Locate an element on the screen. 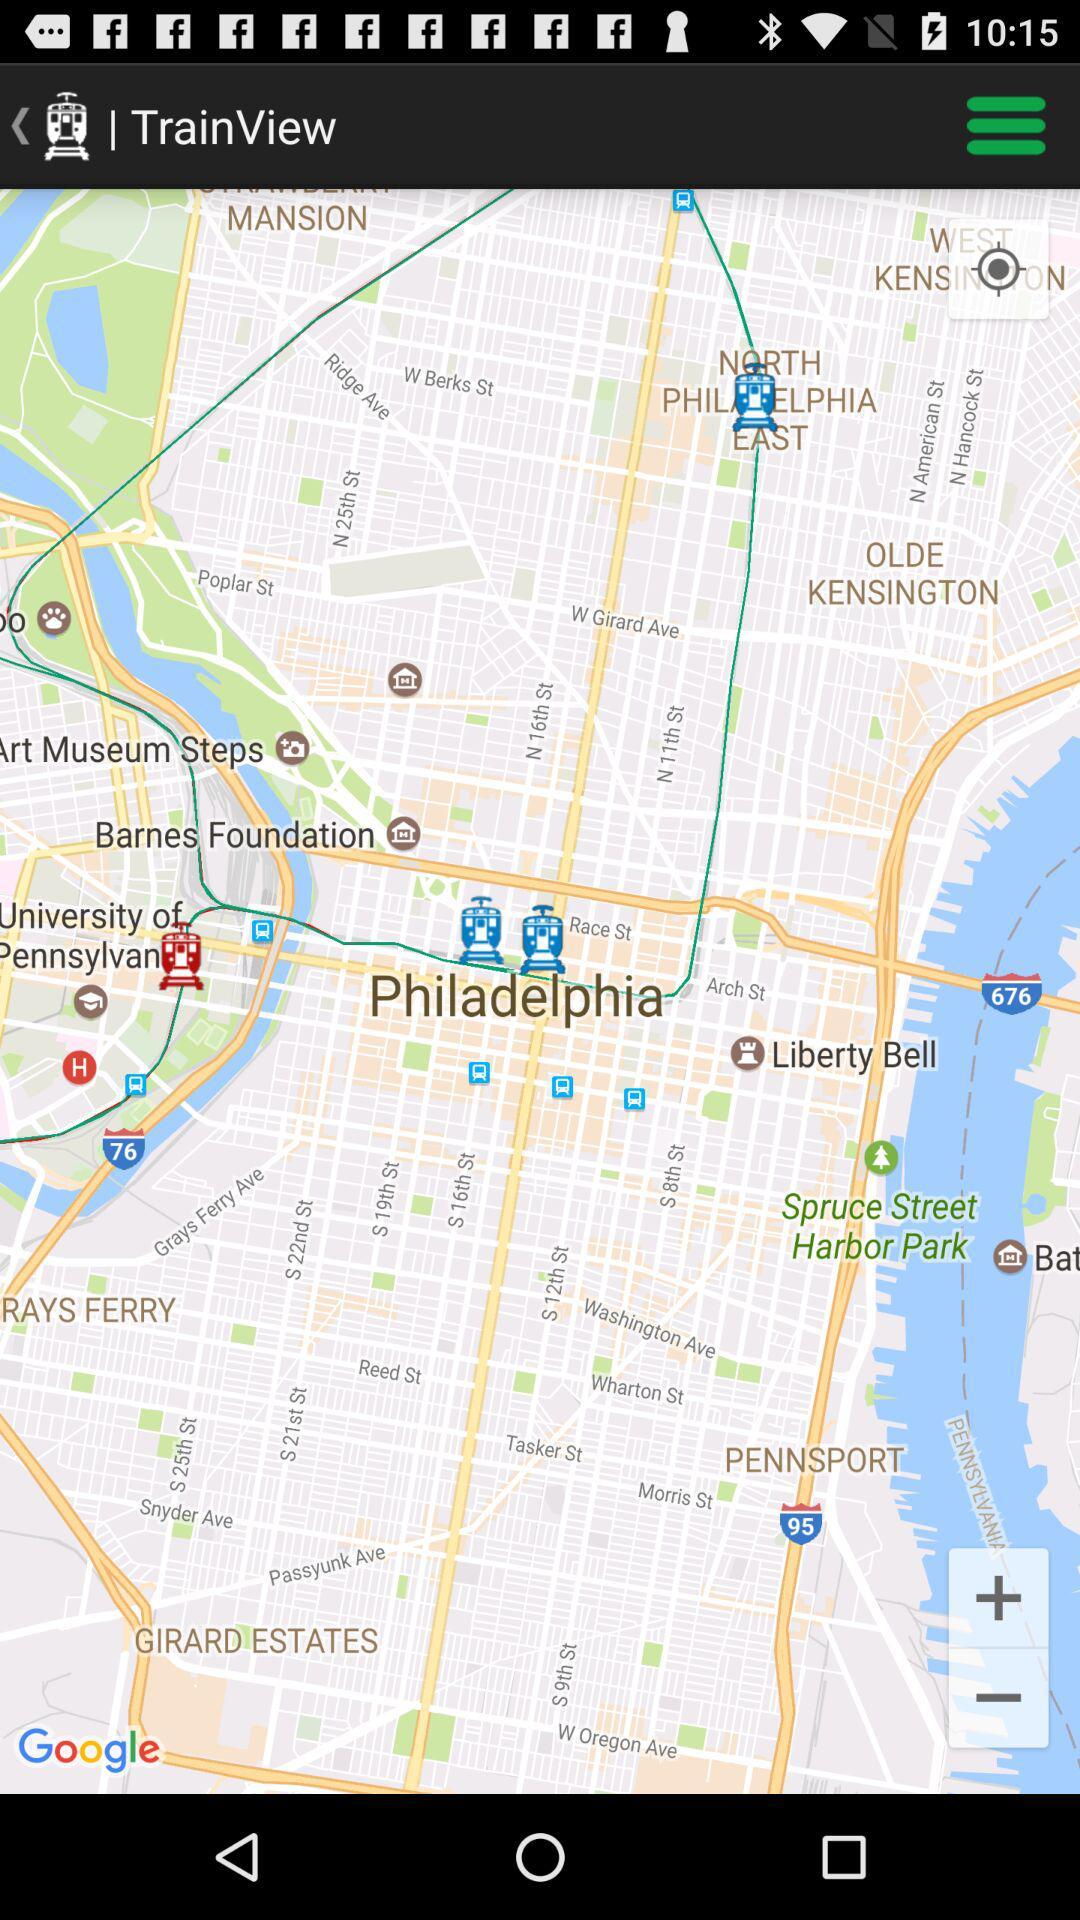 Image resolution: width=1080 pixels, height=1920 pixels. the add icon is located at coordinates (998, 1707).